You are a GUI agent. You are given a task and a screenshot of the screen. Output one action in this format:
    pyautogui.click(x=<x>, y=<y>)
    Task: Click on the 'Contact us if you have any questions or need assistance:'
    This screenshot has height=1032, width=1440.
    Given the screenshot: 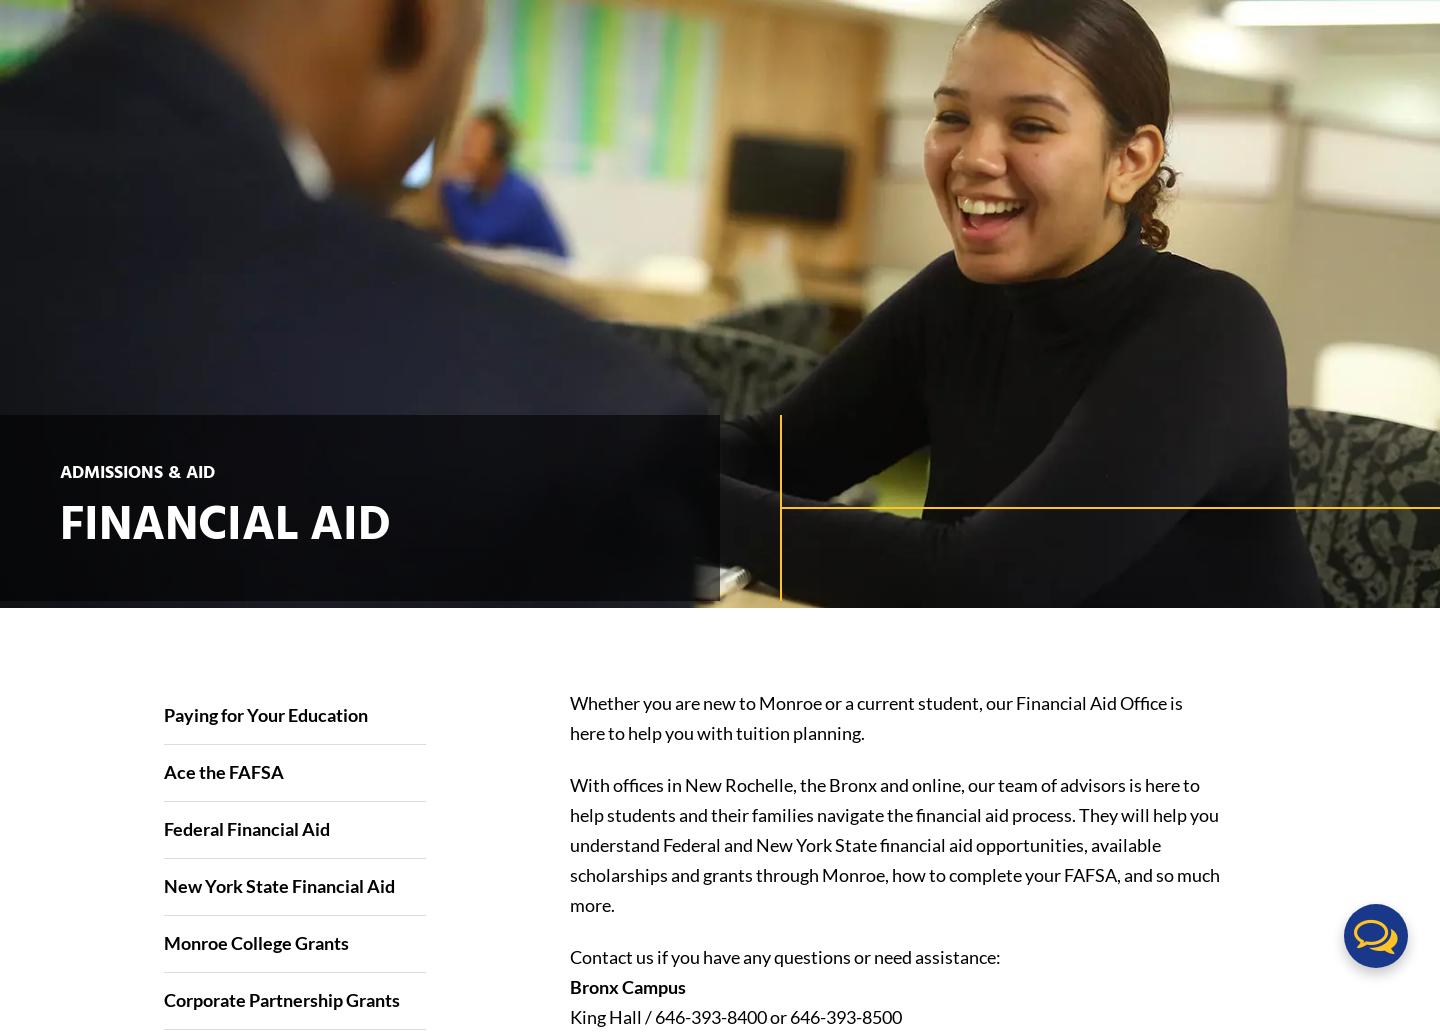 What is the action you would take?
    pyautogui.click(x=784, y=955)
    